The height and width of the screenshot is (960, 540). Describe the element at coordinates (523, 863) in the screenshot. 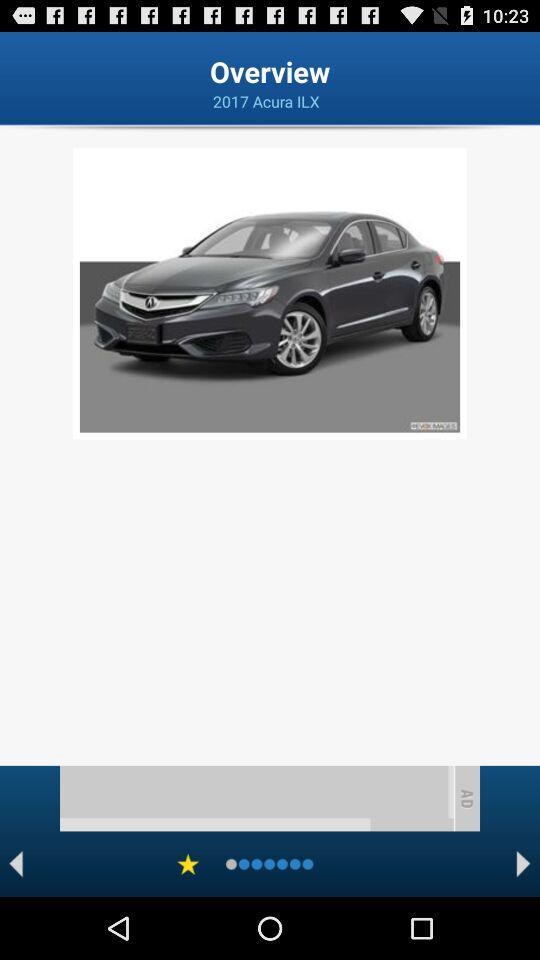

I see `next page` at that location.